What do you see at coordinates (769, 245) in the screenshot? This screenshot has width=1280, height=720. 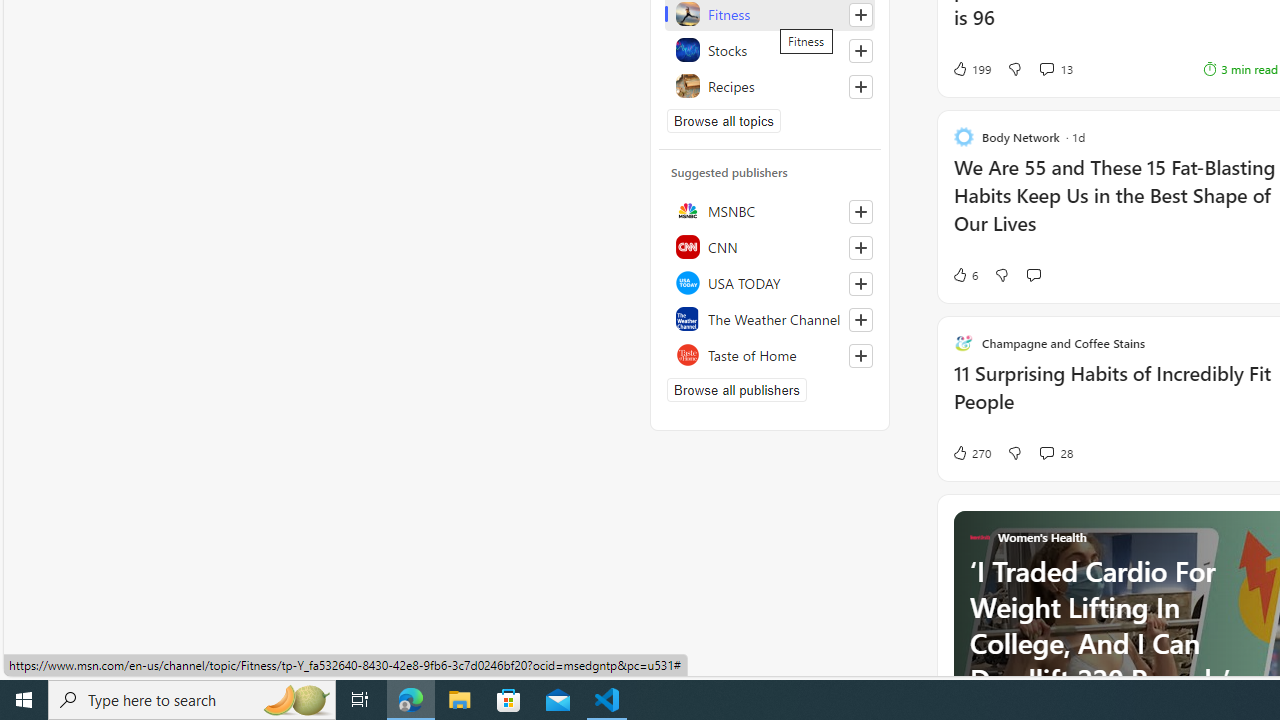 I see `'CNN'` at bounding box center [769, 245].